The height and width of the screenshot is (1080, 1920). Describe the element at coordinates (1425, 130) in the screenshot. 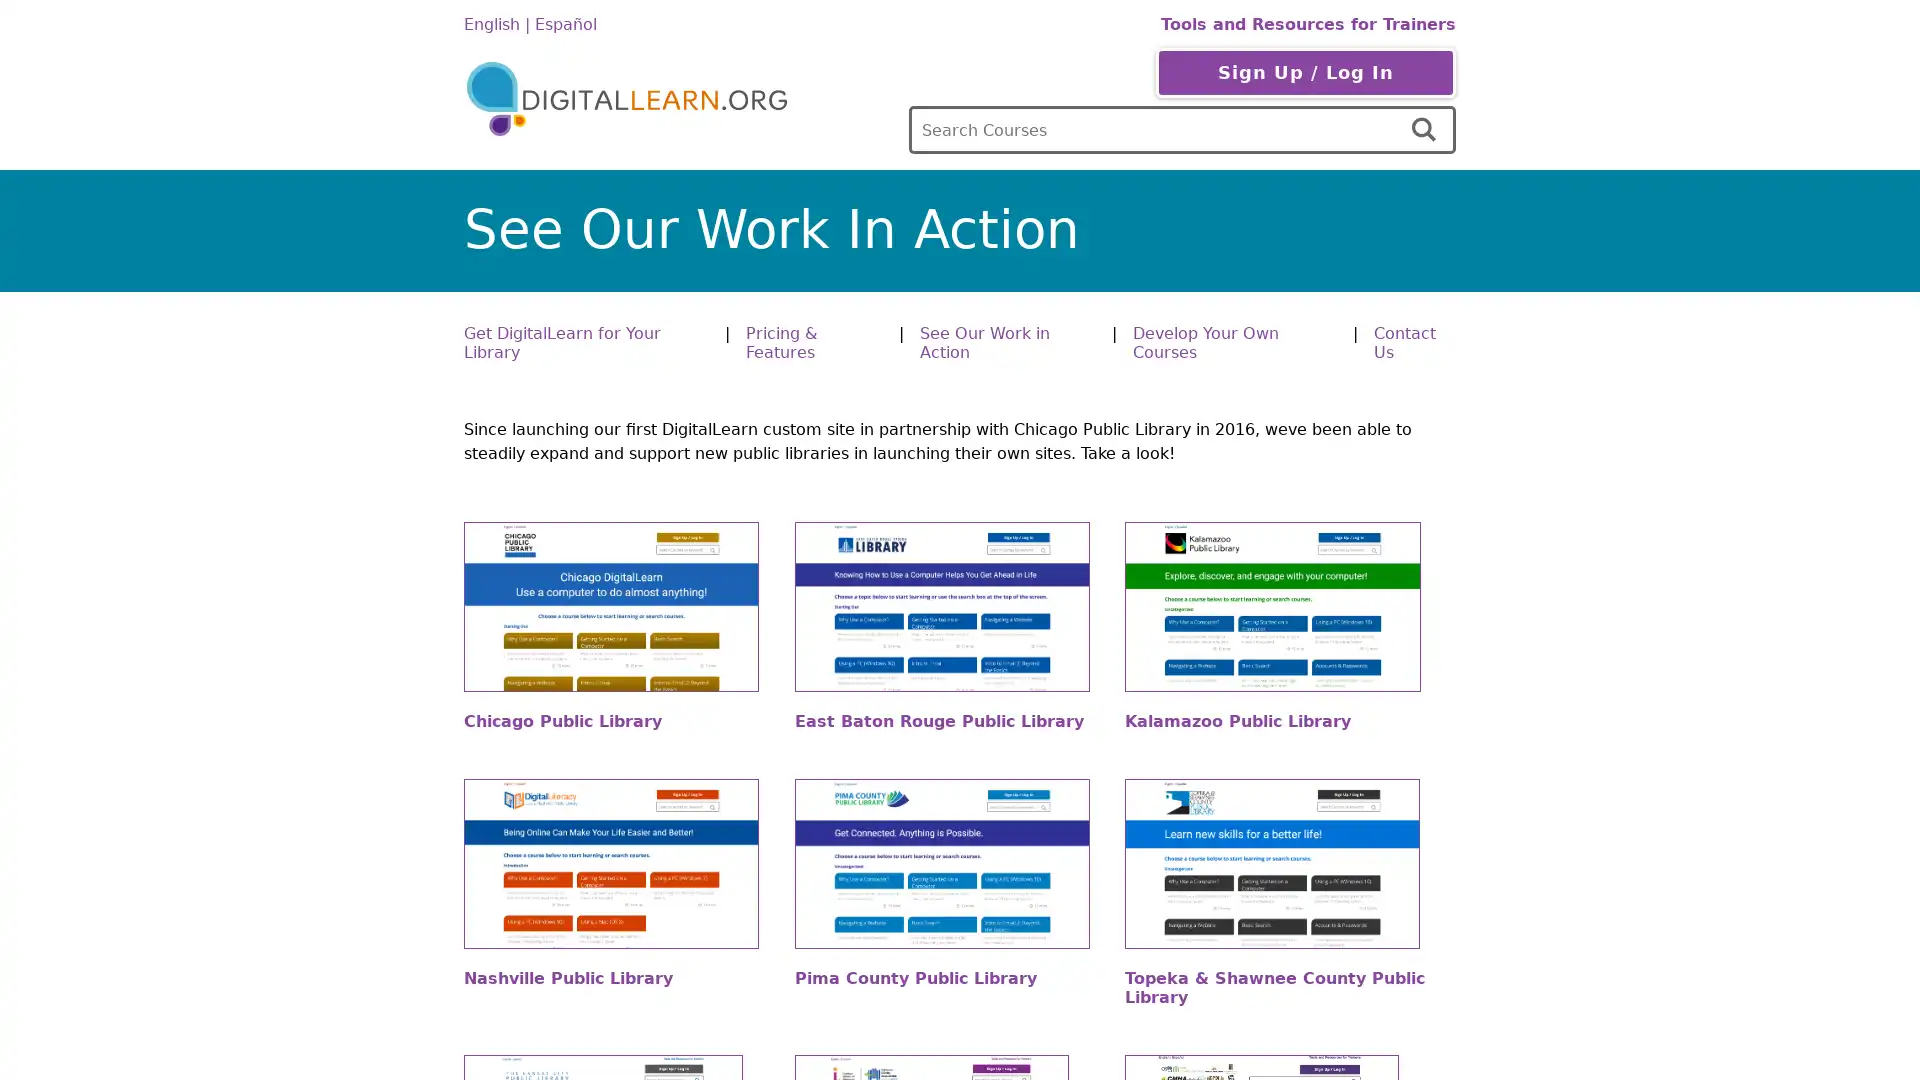

I see `search` at that location.